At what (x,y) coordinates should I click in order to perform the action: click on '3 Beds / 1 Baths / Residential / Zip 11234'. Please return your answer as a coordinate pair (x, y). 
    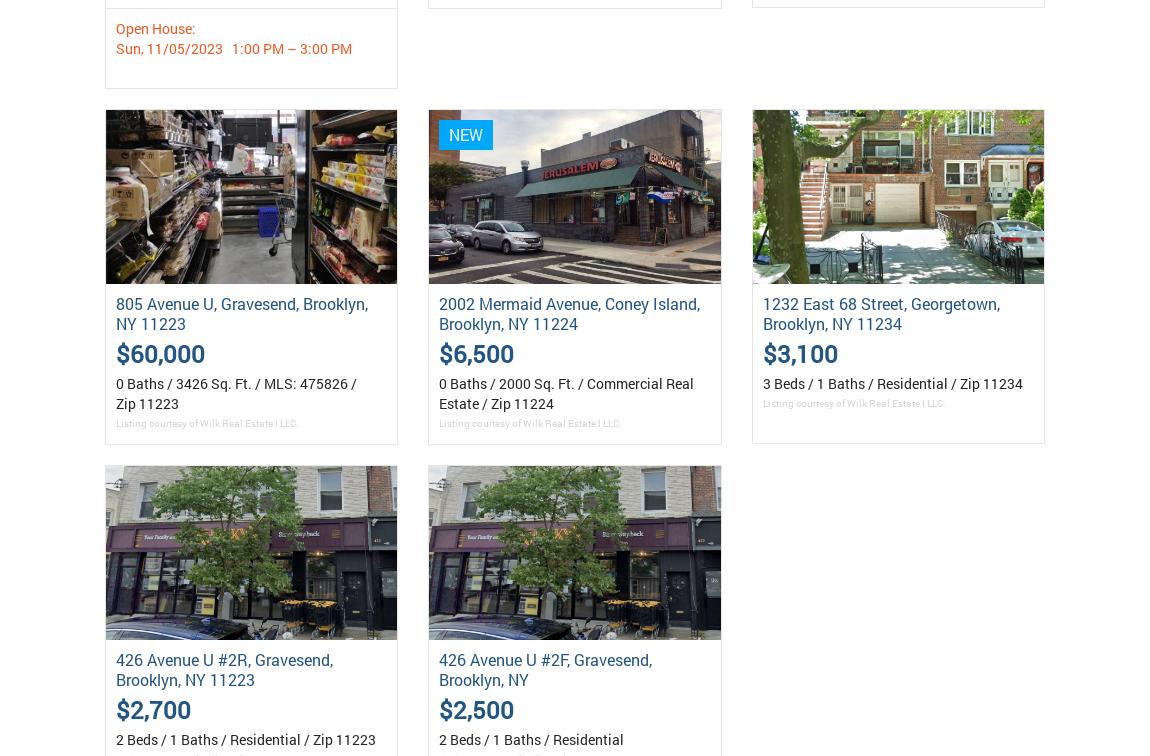
    Looking at the image, I should click on (892, 382).